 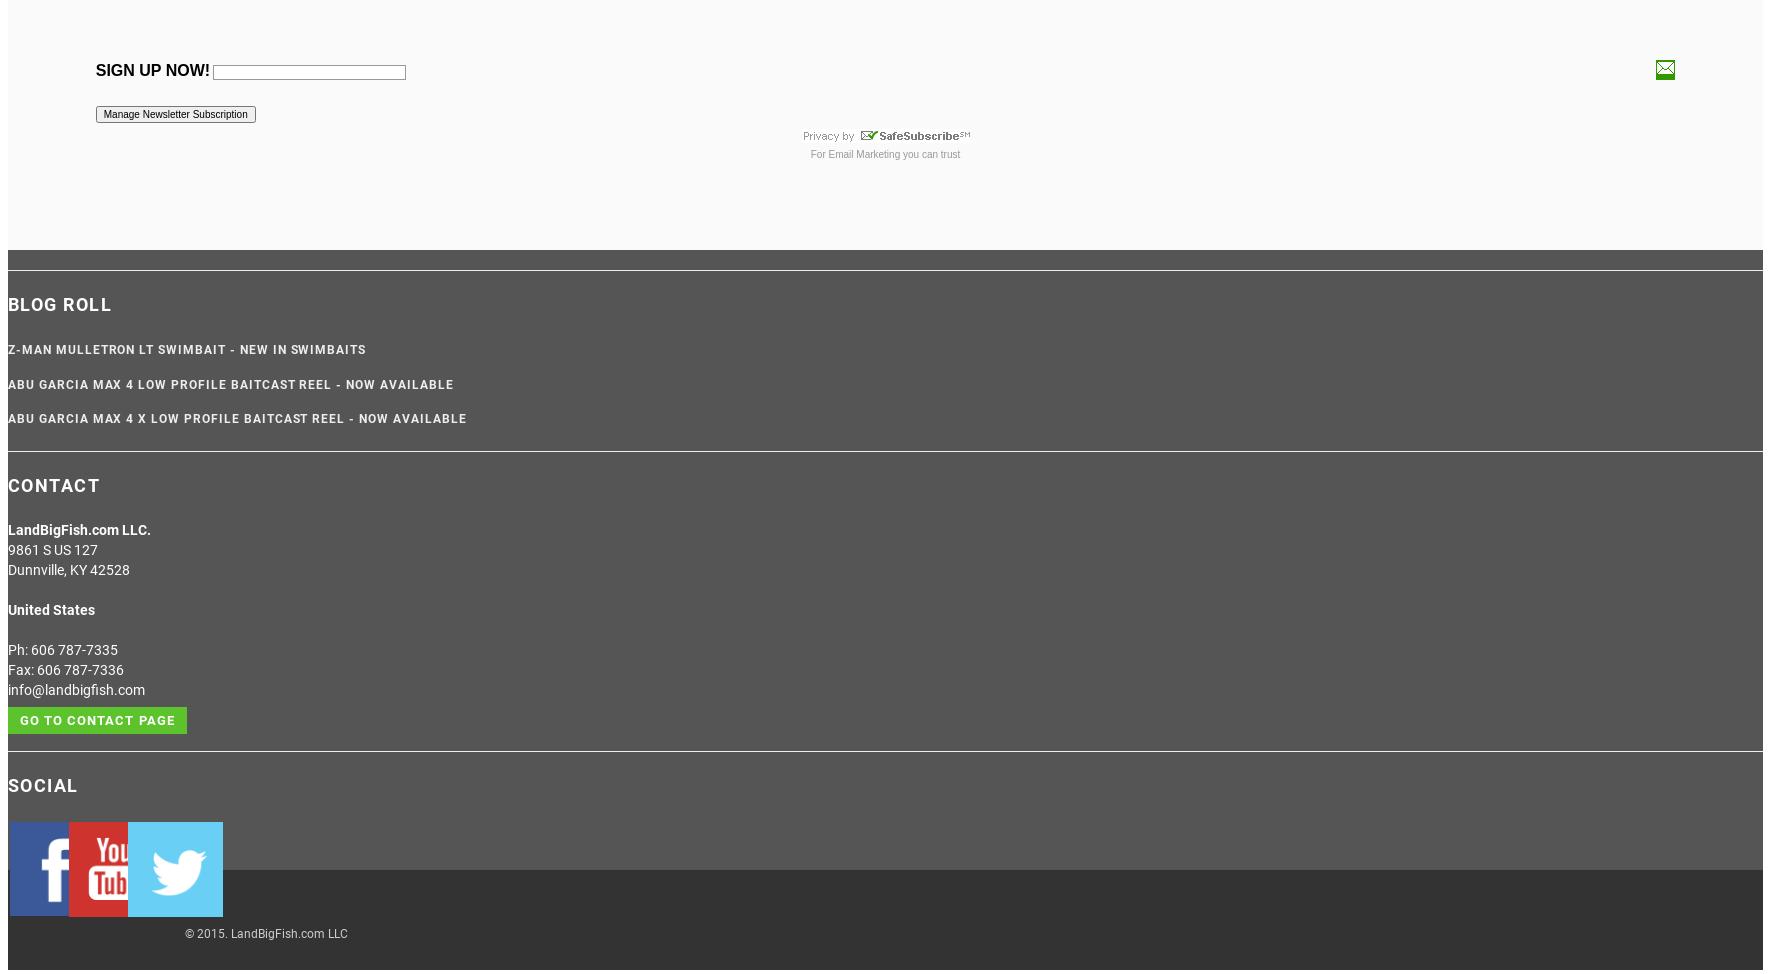 I want to click on 'Z-Man Mulletron LT Swimbait - NEW IN SWIMBAITS', so click(x=187, y=349).